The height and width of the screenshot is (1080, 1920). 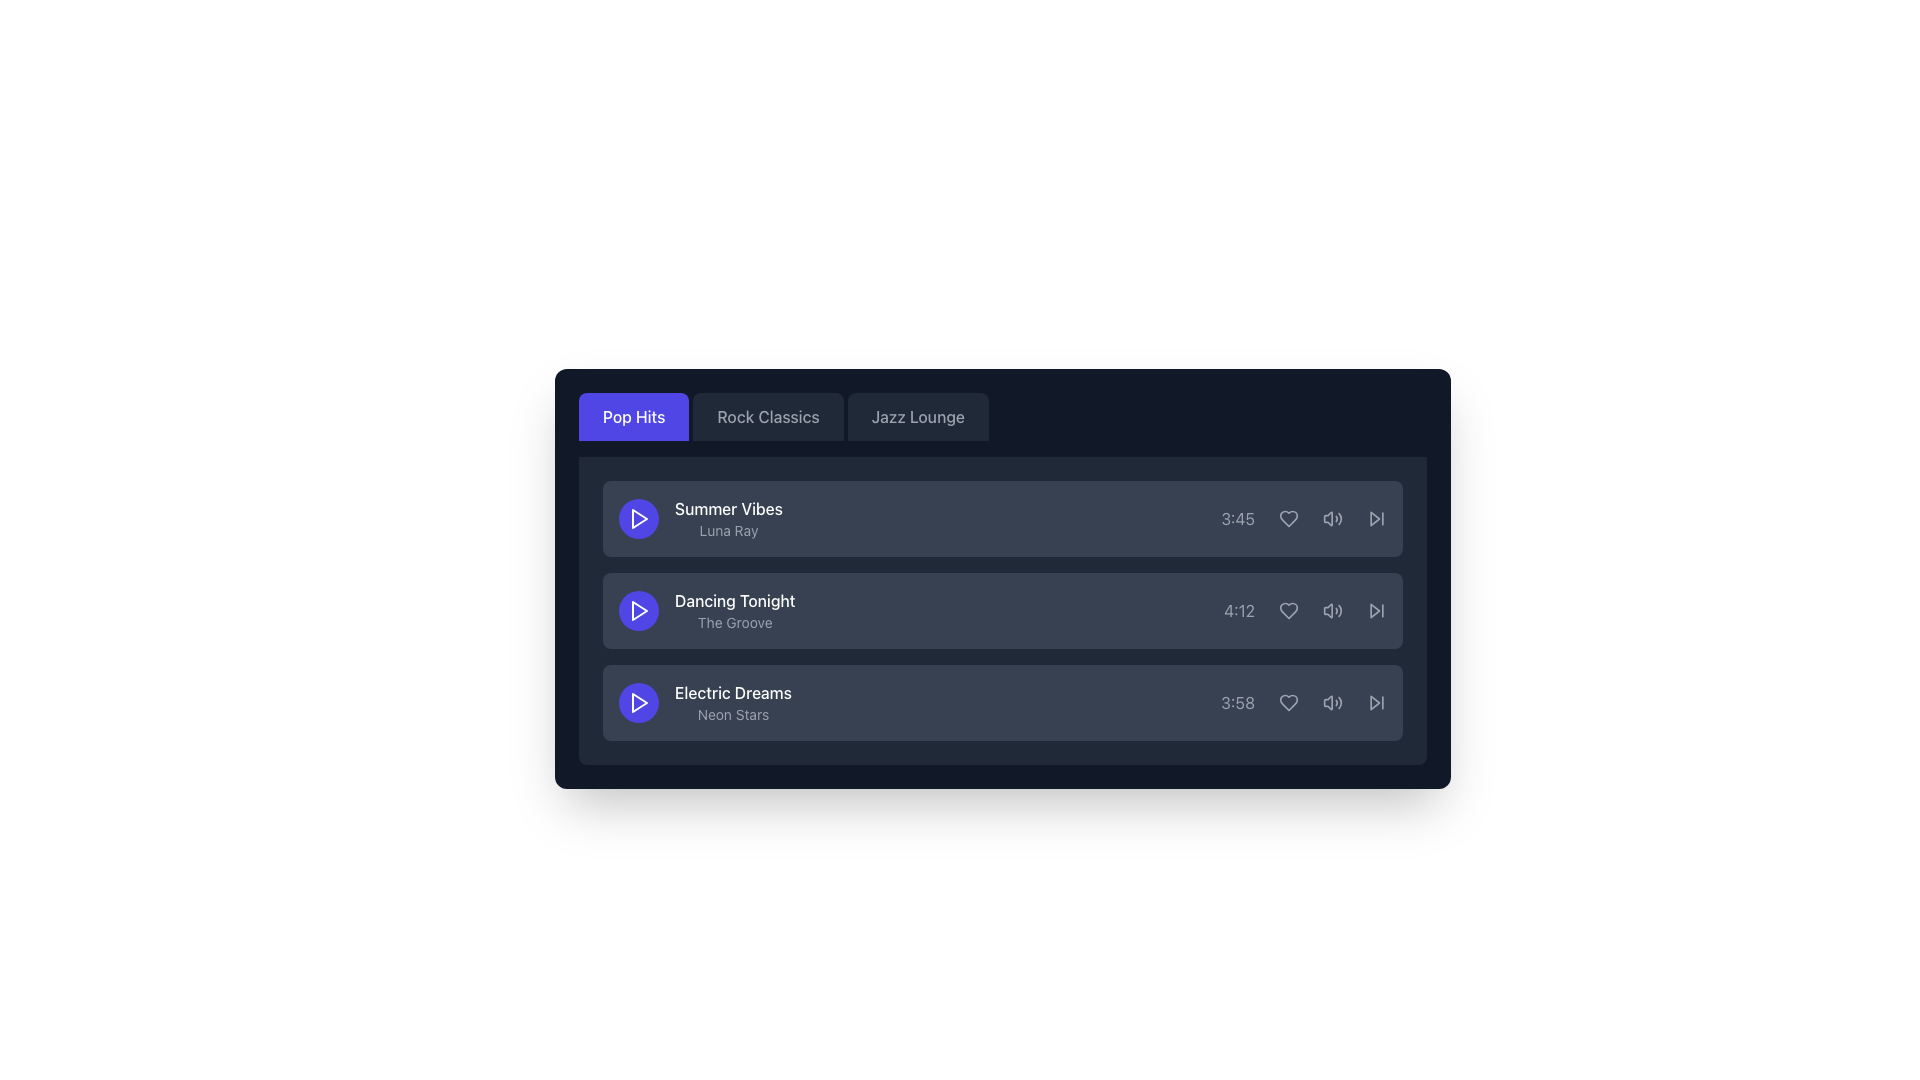 What do you see at coordinates (1289, 701) in the screenshot?
I see `the outlined heart icon to the right of the time indicator for the track labeled 'Electric Dreams'` at bounding box center [1289, 701].